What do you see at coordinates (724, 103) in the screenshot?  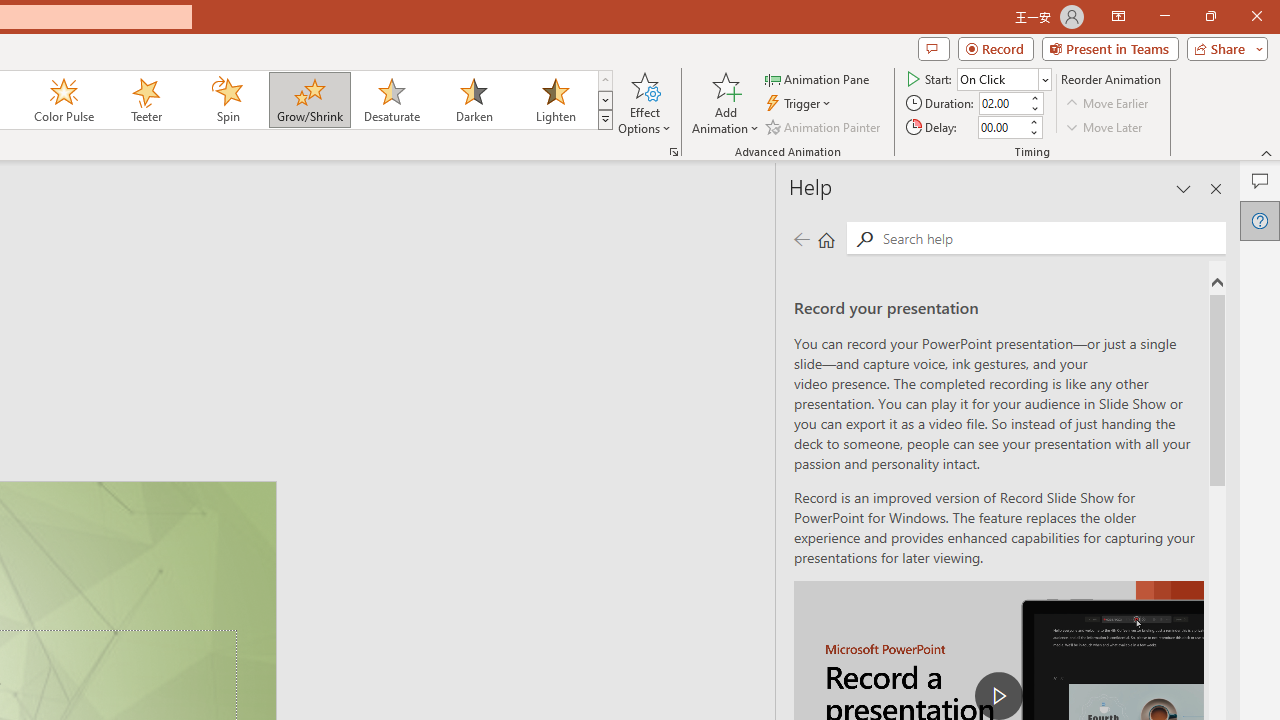 I see `'Add Animation'` at bounding box center [724, 103].